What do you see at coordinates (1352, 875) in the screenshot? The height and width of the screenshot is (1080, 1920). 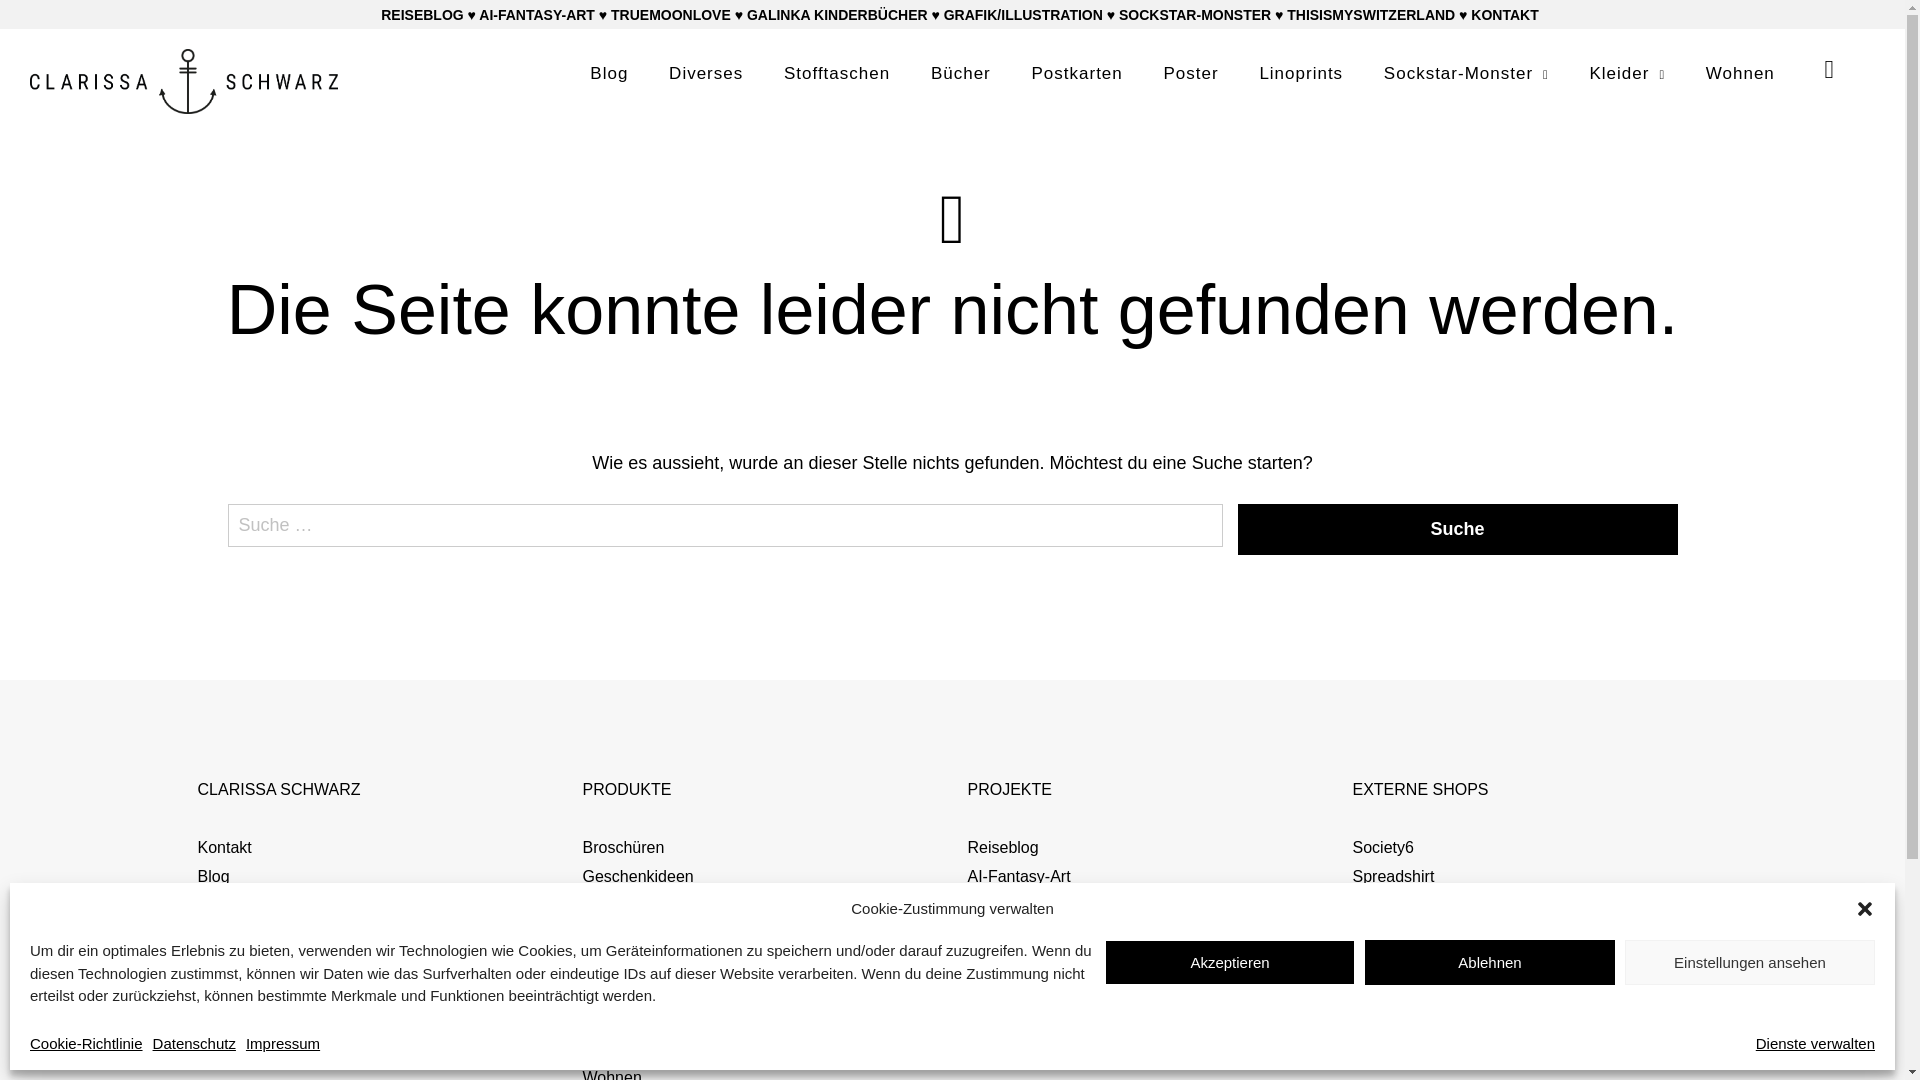 I see `'Spreadshirt'` at bounding box center [1352, 875].